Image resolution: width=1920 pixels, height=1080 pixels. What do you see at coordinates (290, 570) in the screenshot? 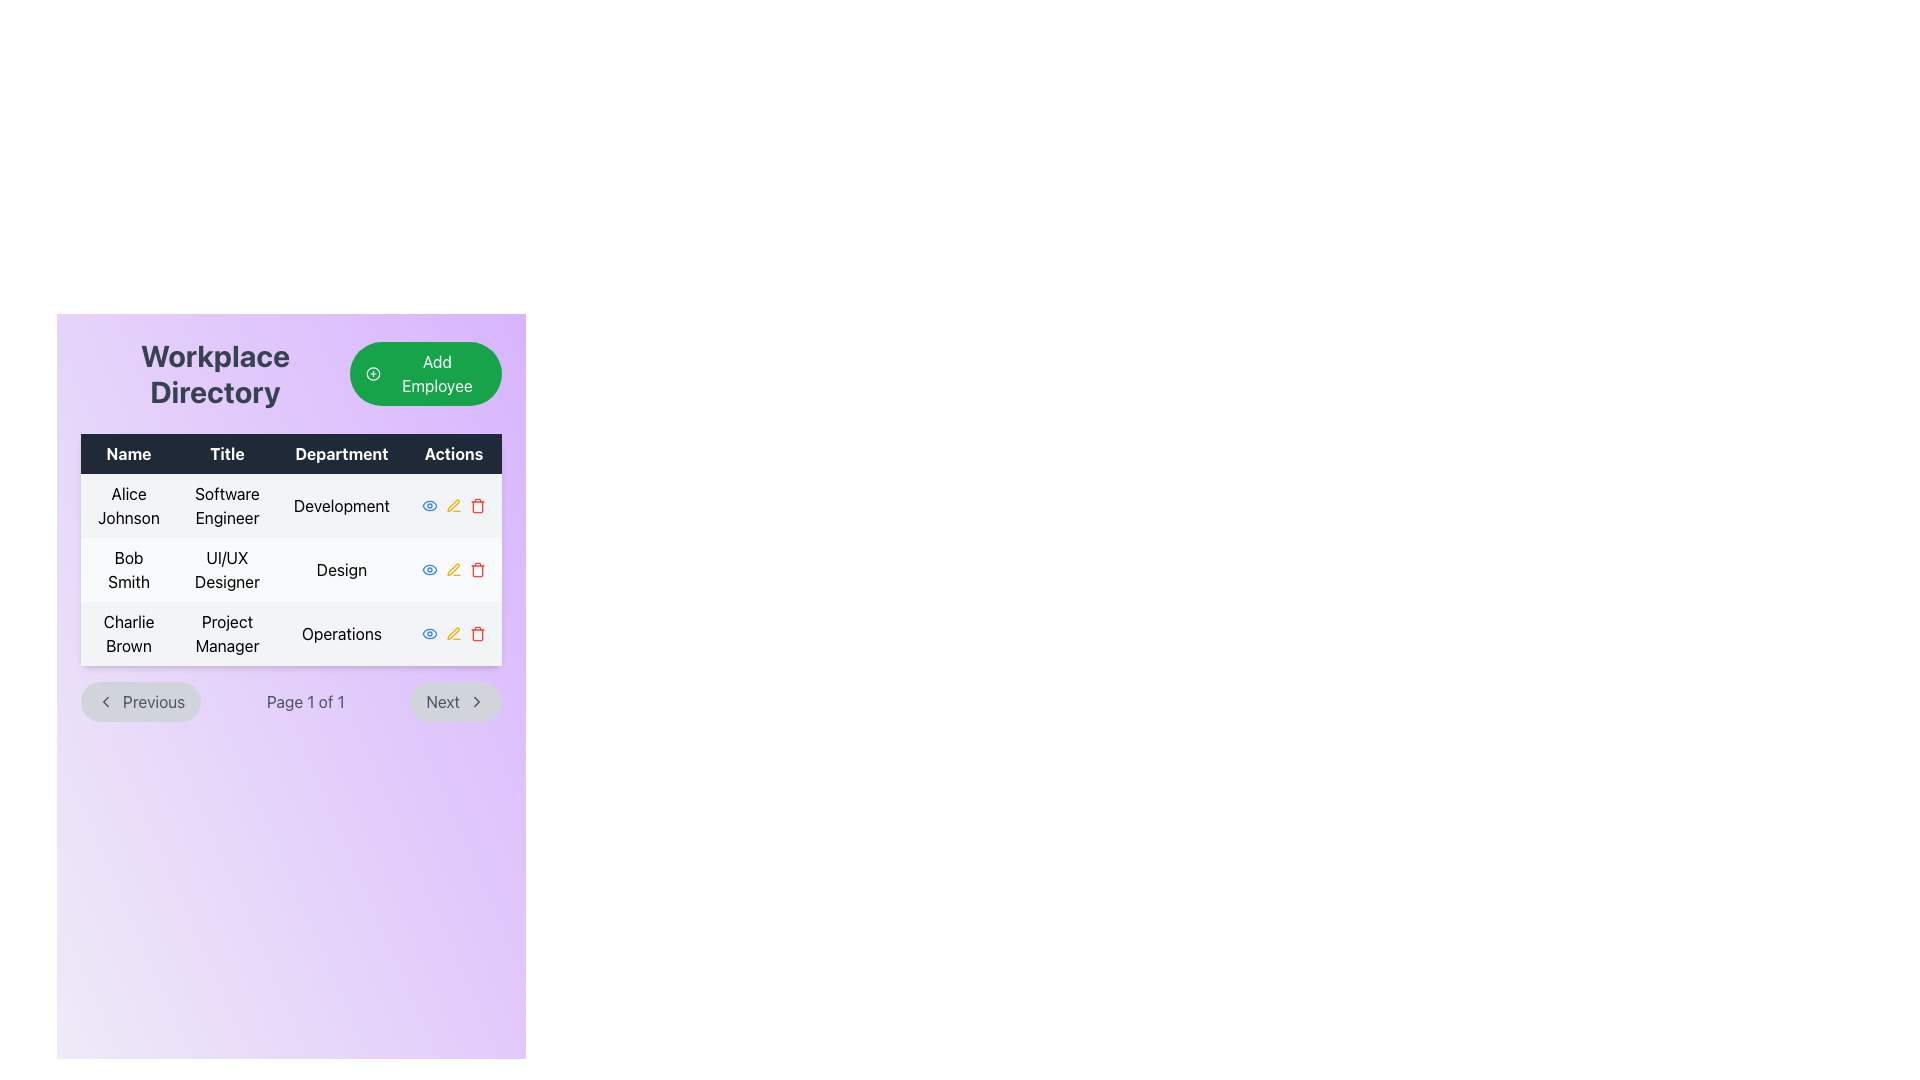
I see `on the second row of the employee table containing 'Bob Smith', which allows editing the employee's information in-place` at bounding box center [290, 570].